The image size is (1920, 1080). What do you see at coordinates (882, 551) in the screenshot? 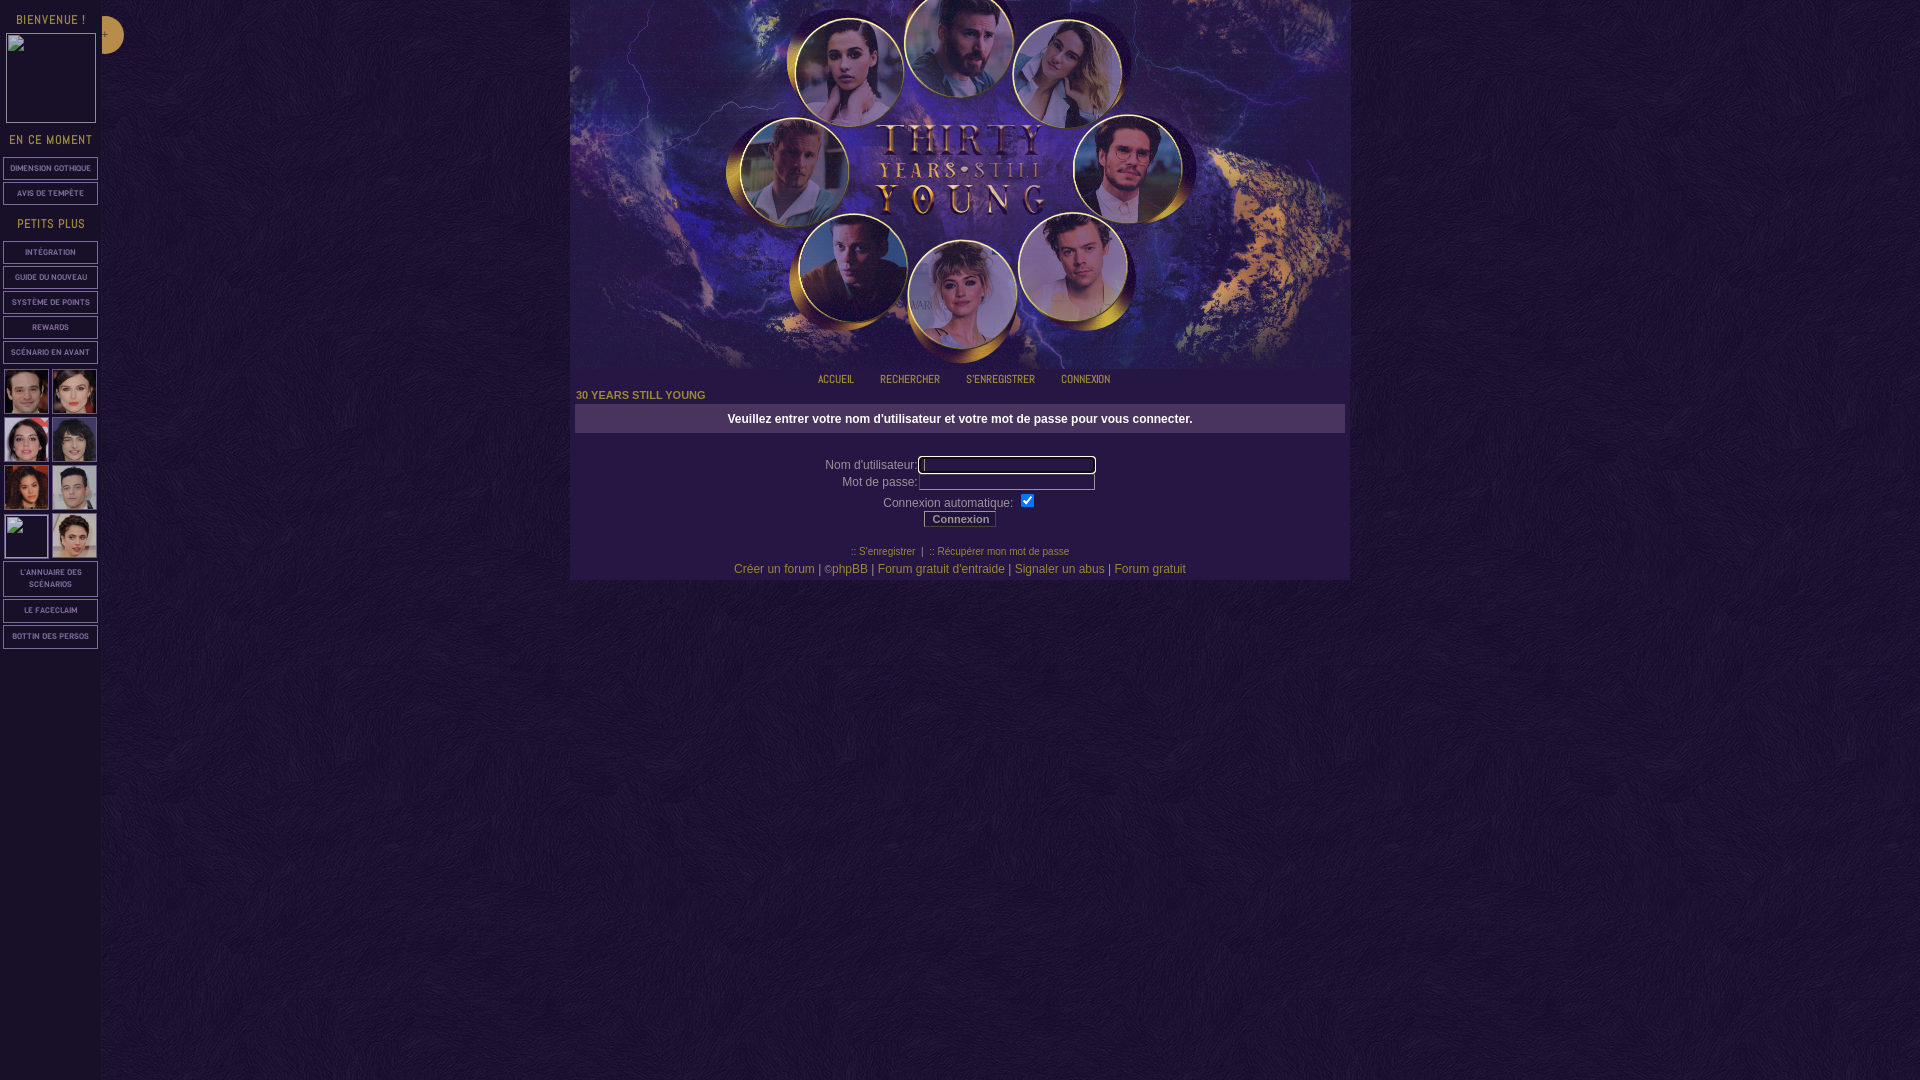
I see `':: S'enregistrer'` at bounding box center [882, 551].